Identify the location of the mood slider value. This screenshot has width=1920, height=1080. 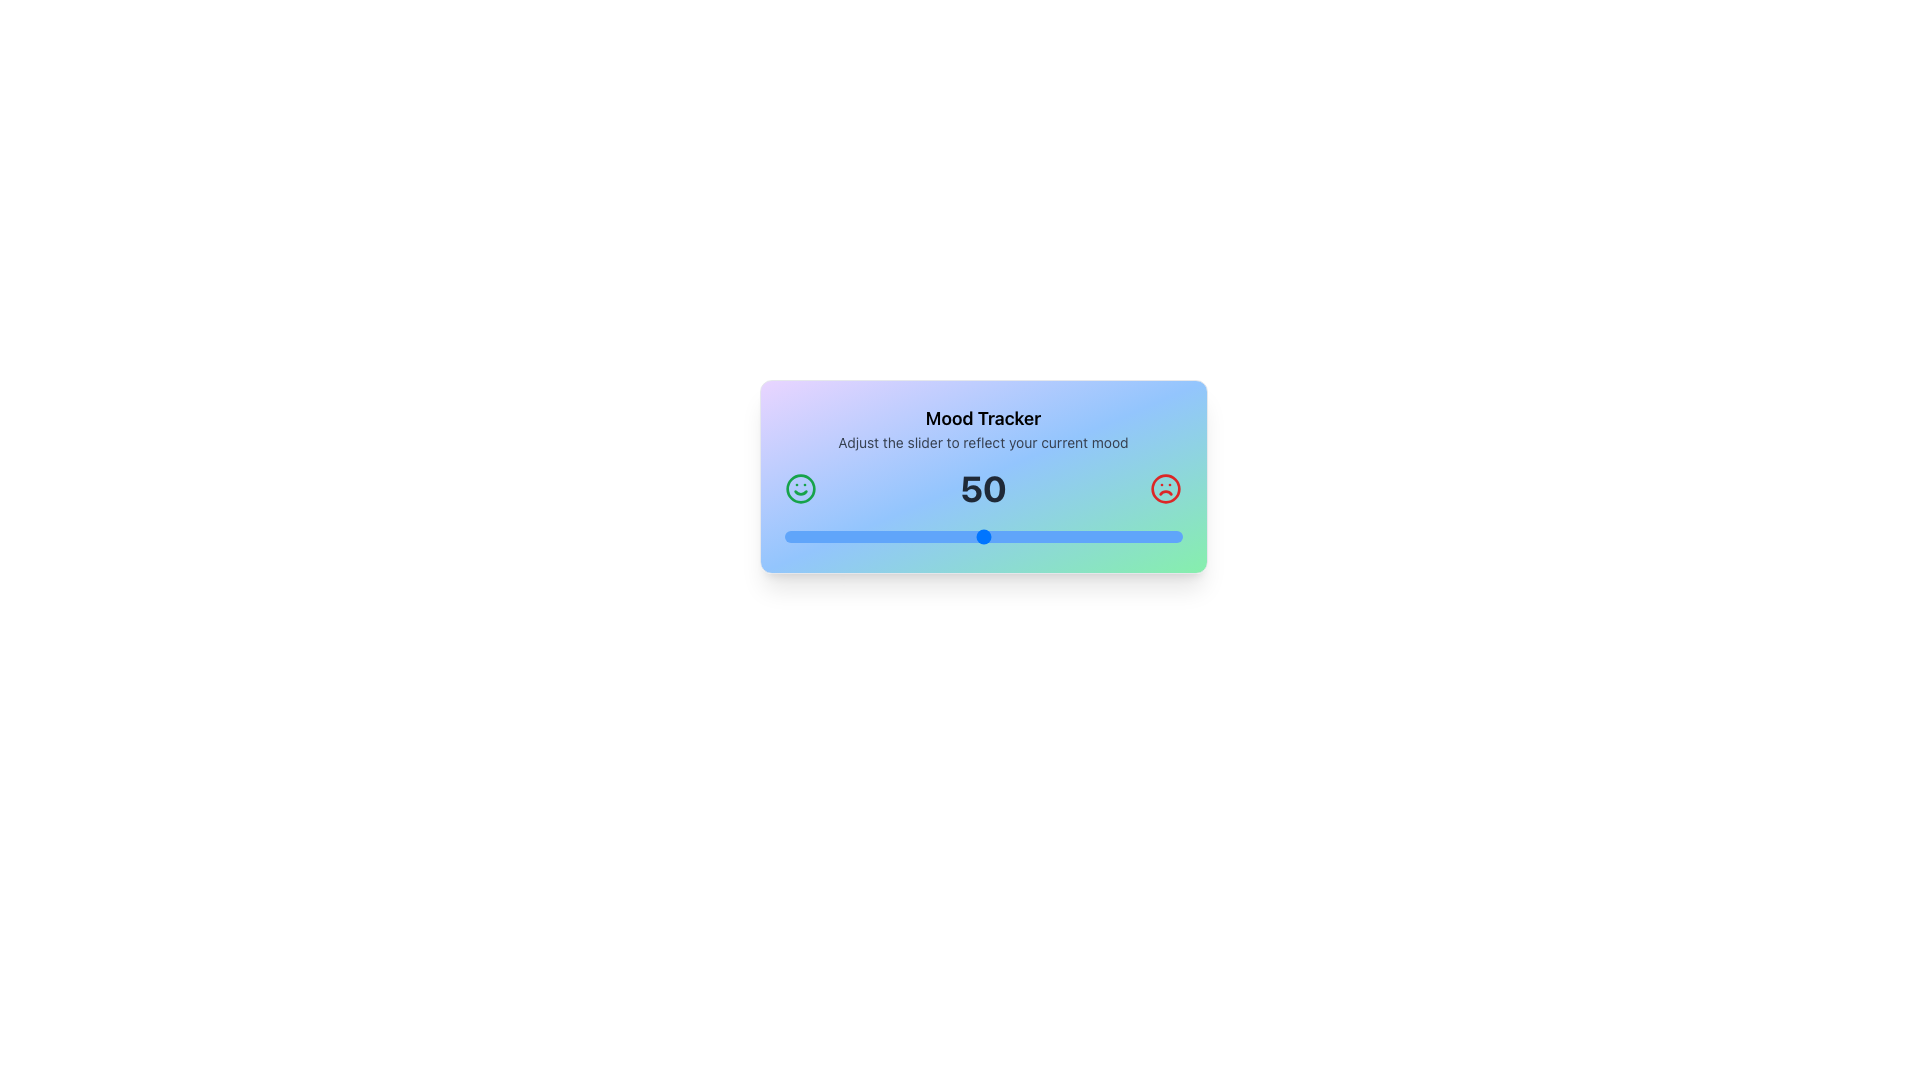
(872, 535).